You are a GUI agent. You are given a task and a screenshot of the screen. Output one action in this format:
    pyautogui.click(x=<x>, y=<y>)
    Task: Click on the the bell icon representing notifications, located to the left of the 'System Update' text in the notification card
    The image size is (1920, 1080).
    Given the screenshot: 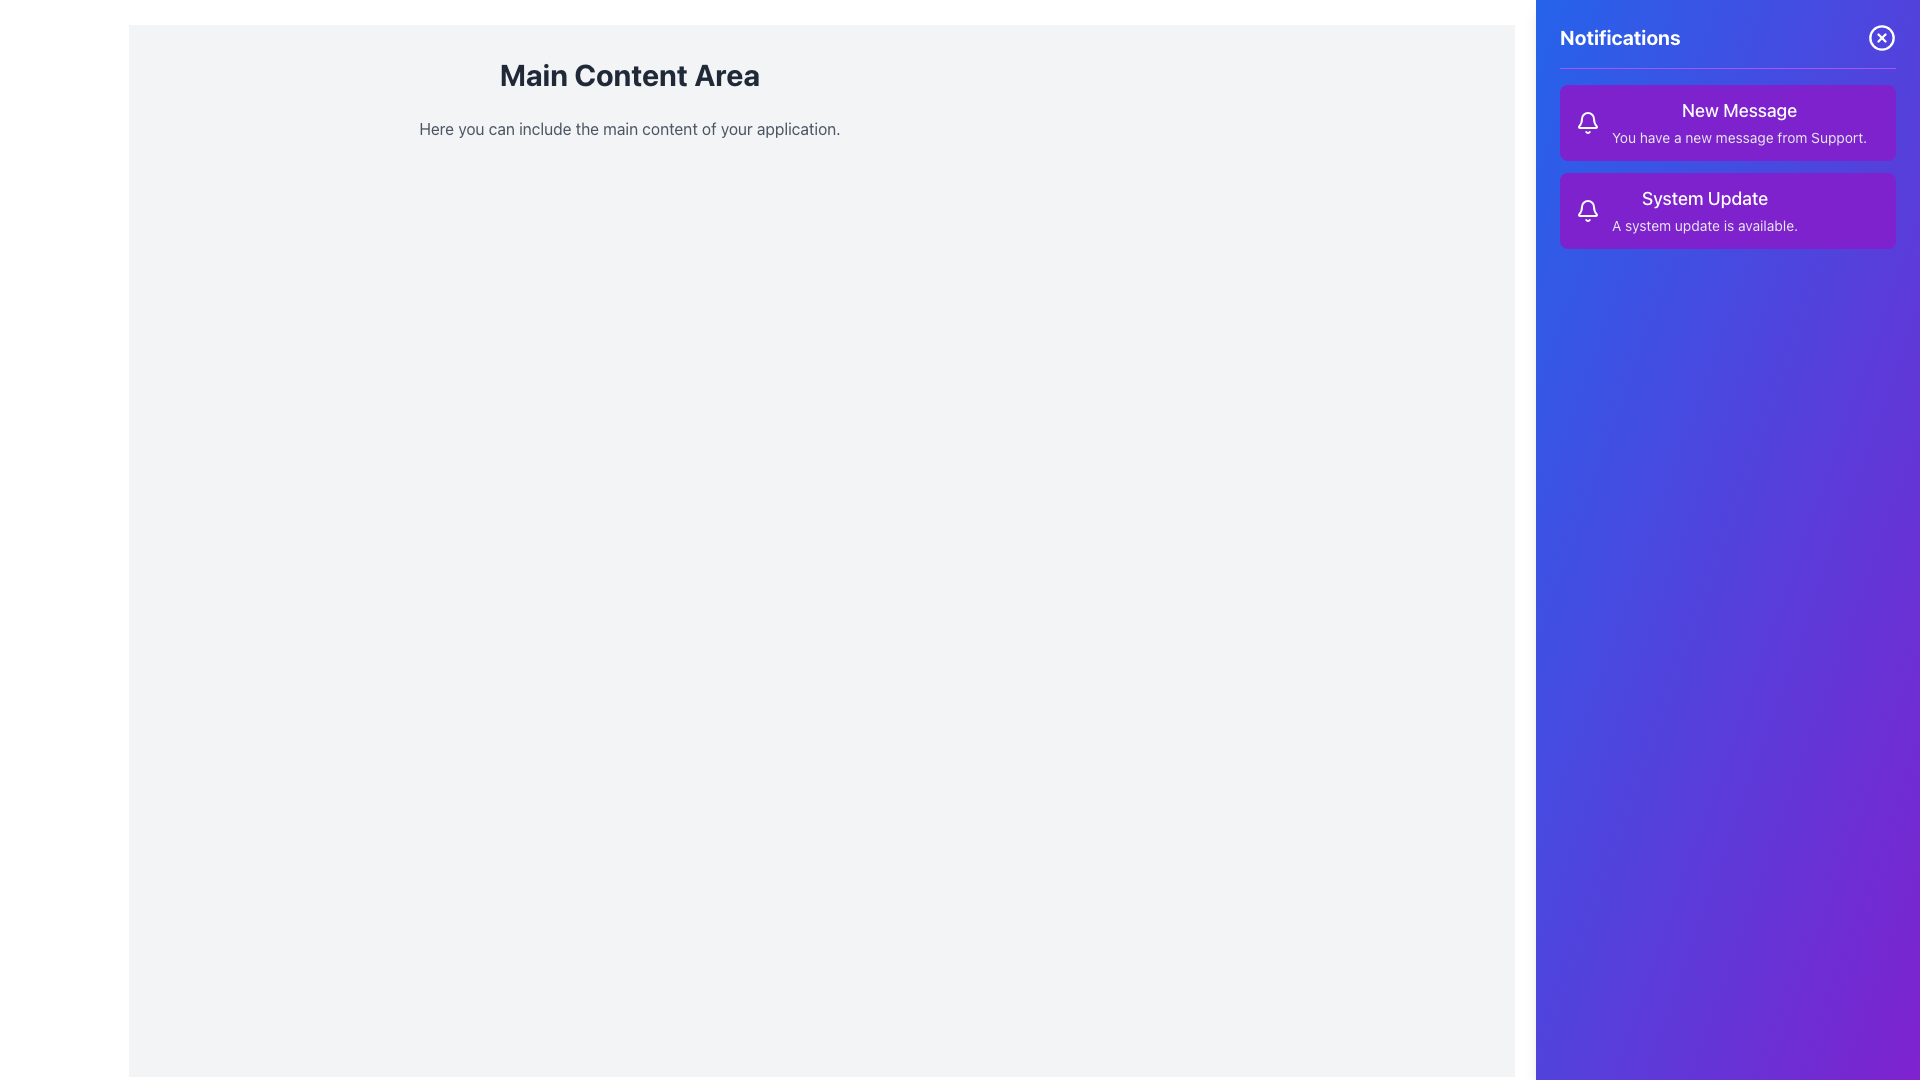 What is the action you would take?
    pyautogui.click(x=1587, y=211)
    